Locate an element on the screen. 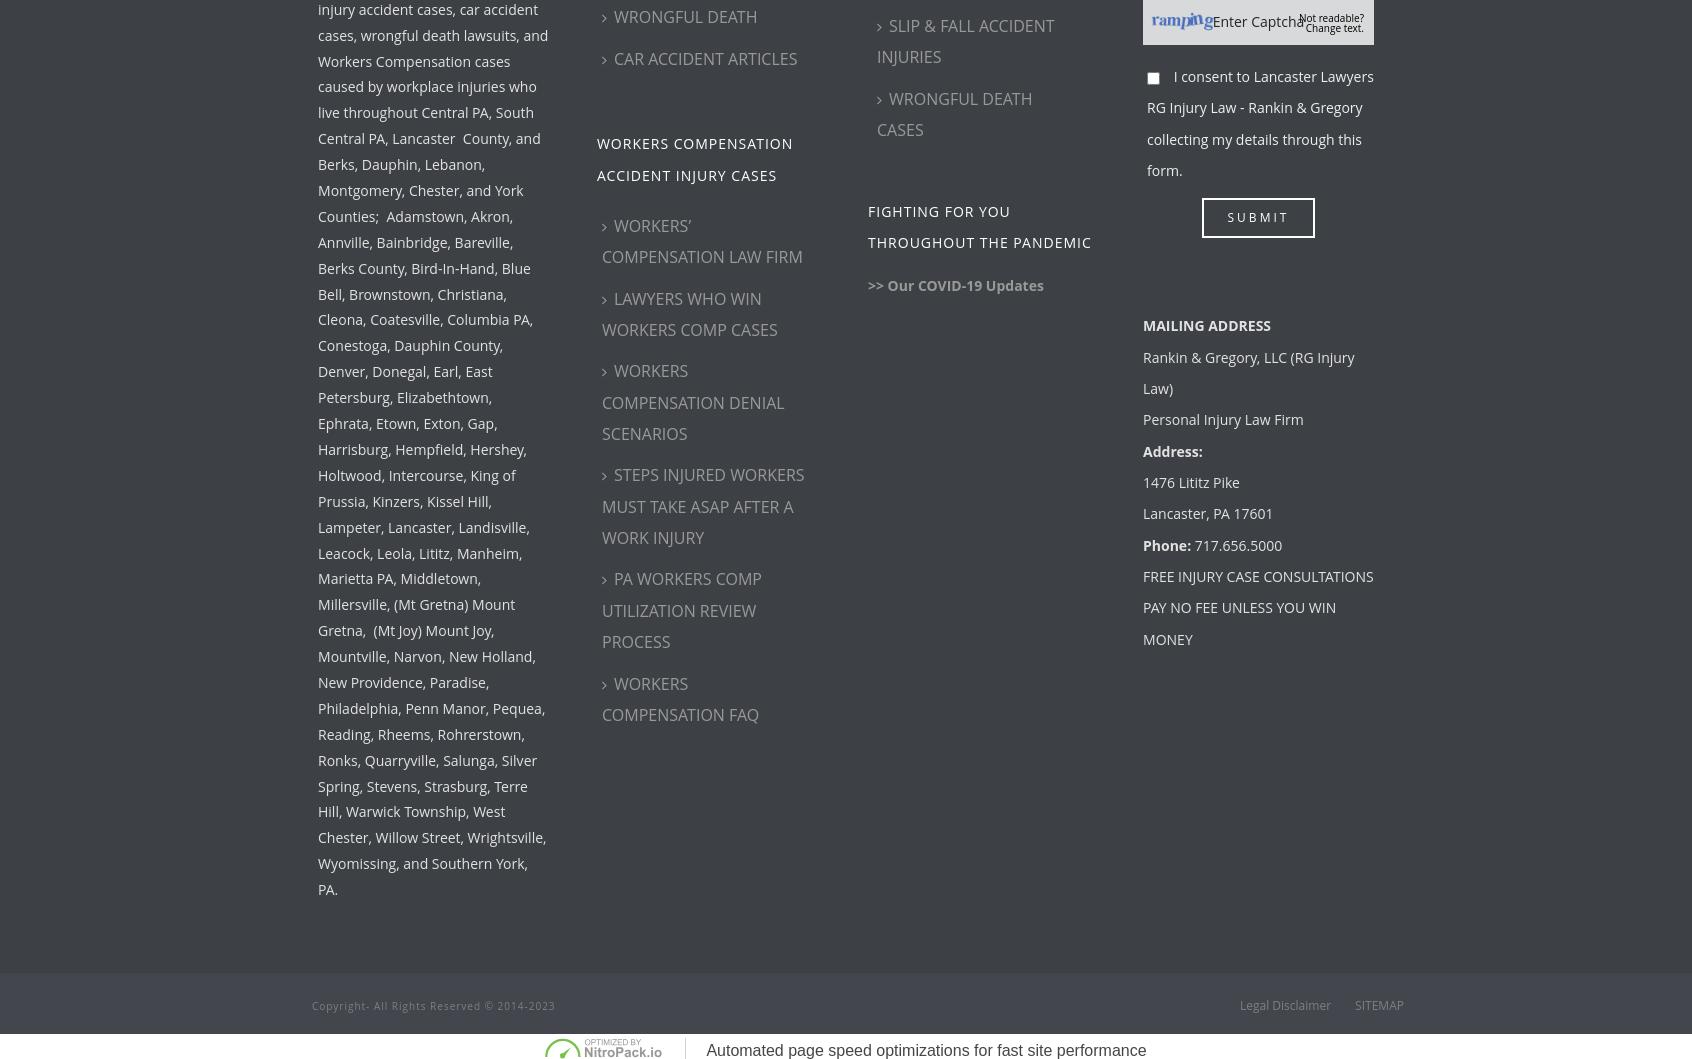  'Not readable? Change text.' is located at coordinates (1329, 22).